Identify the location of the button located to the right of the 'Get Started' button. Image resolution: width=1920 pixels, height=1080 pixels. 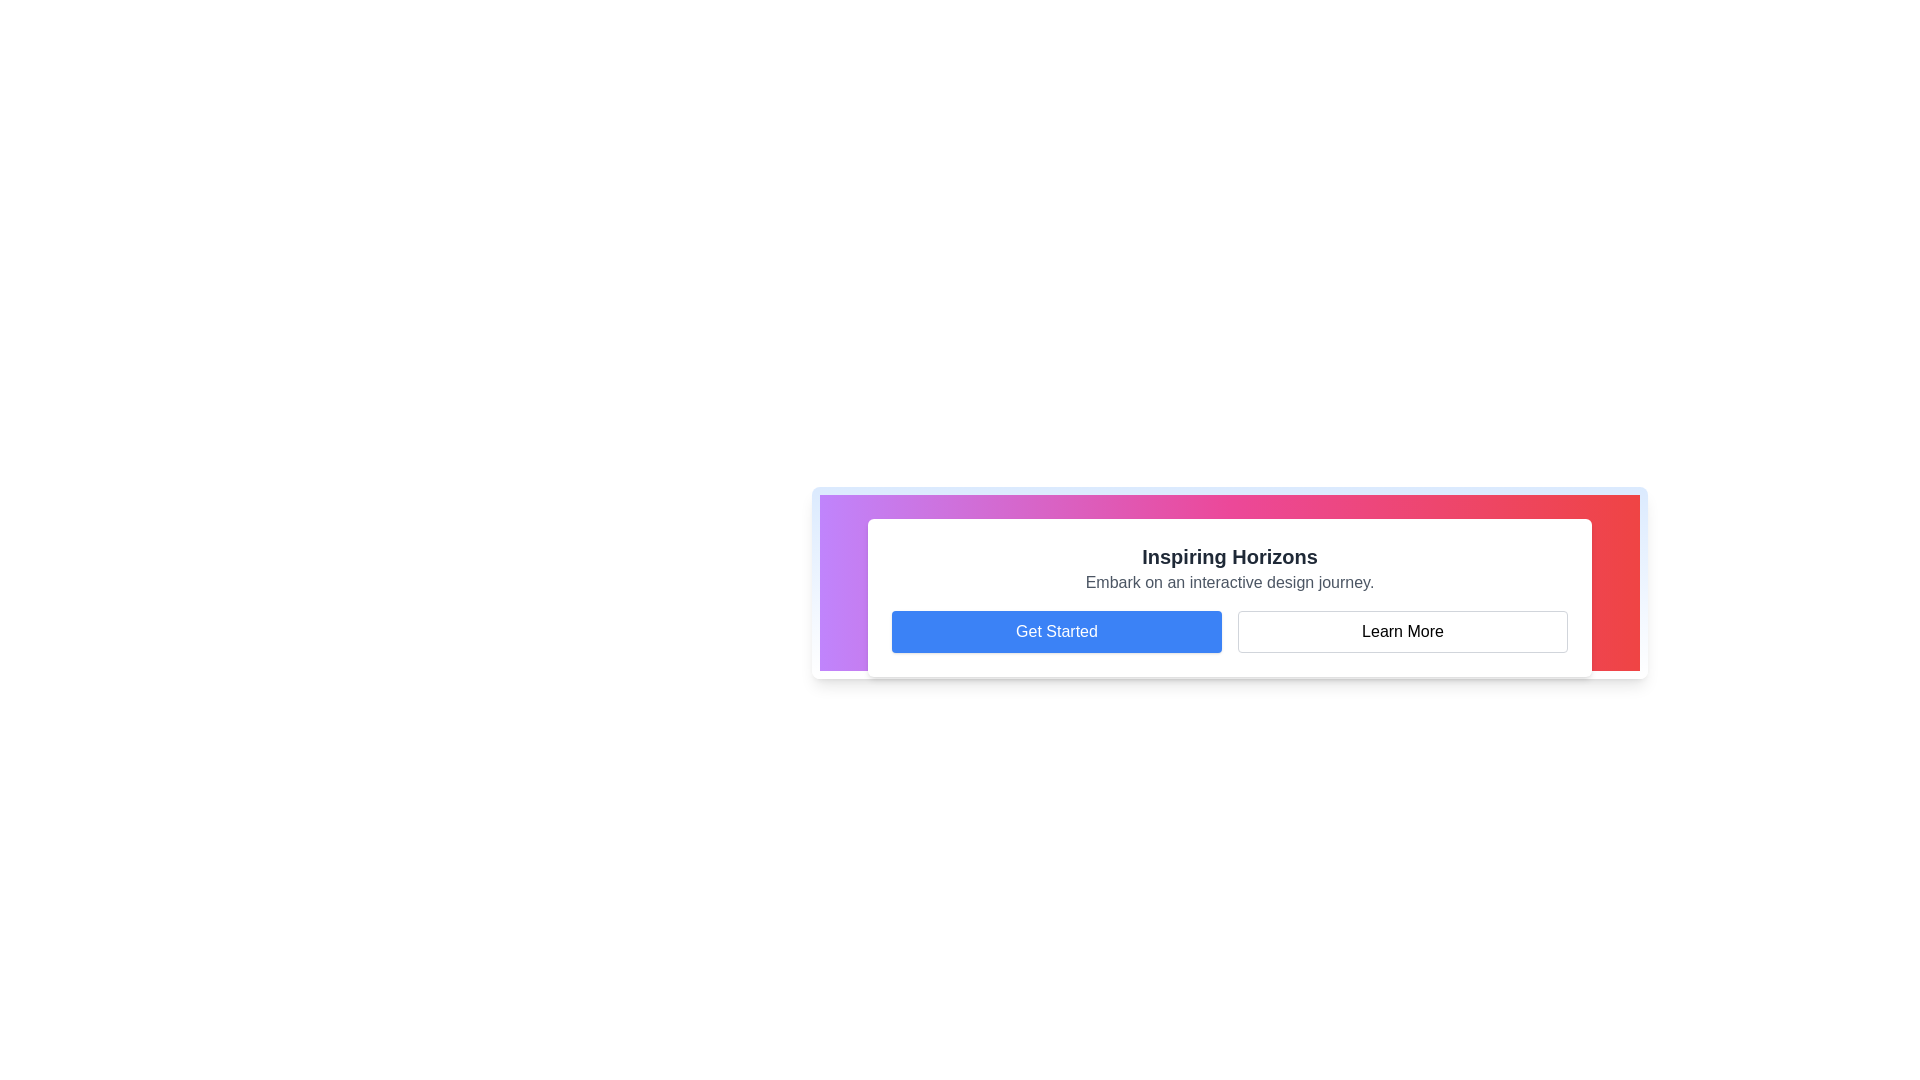
(1401, 632).